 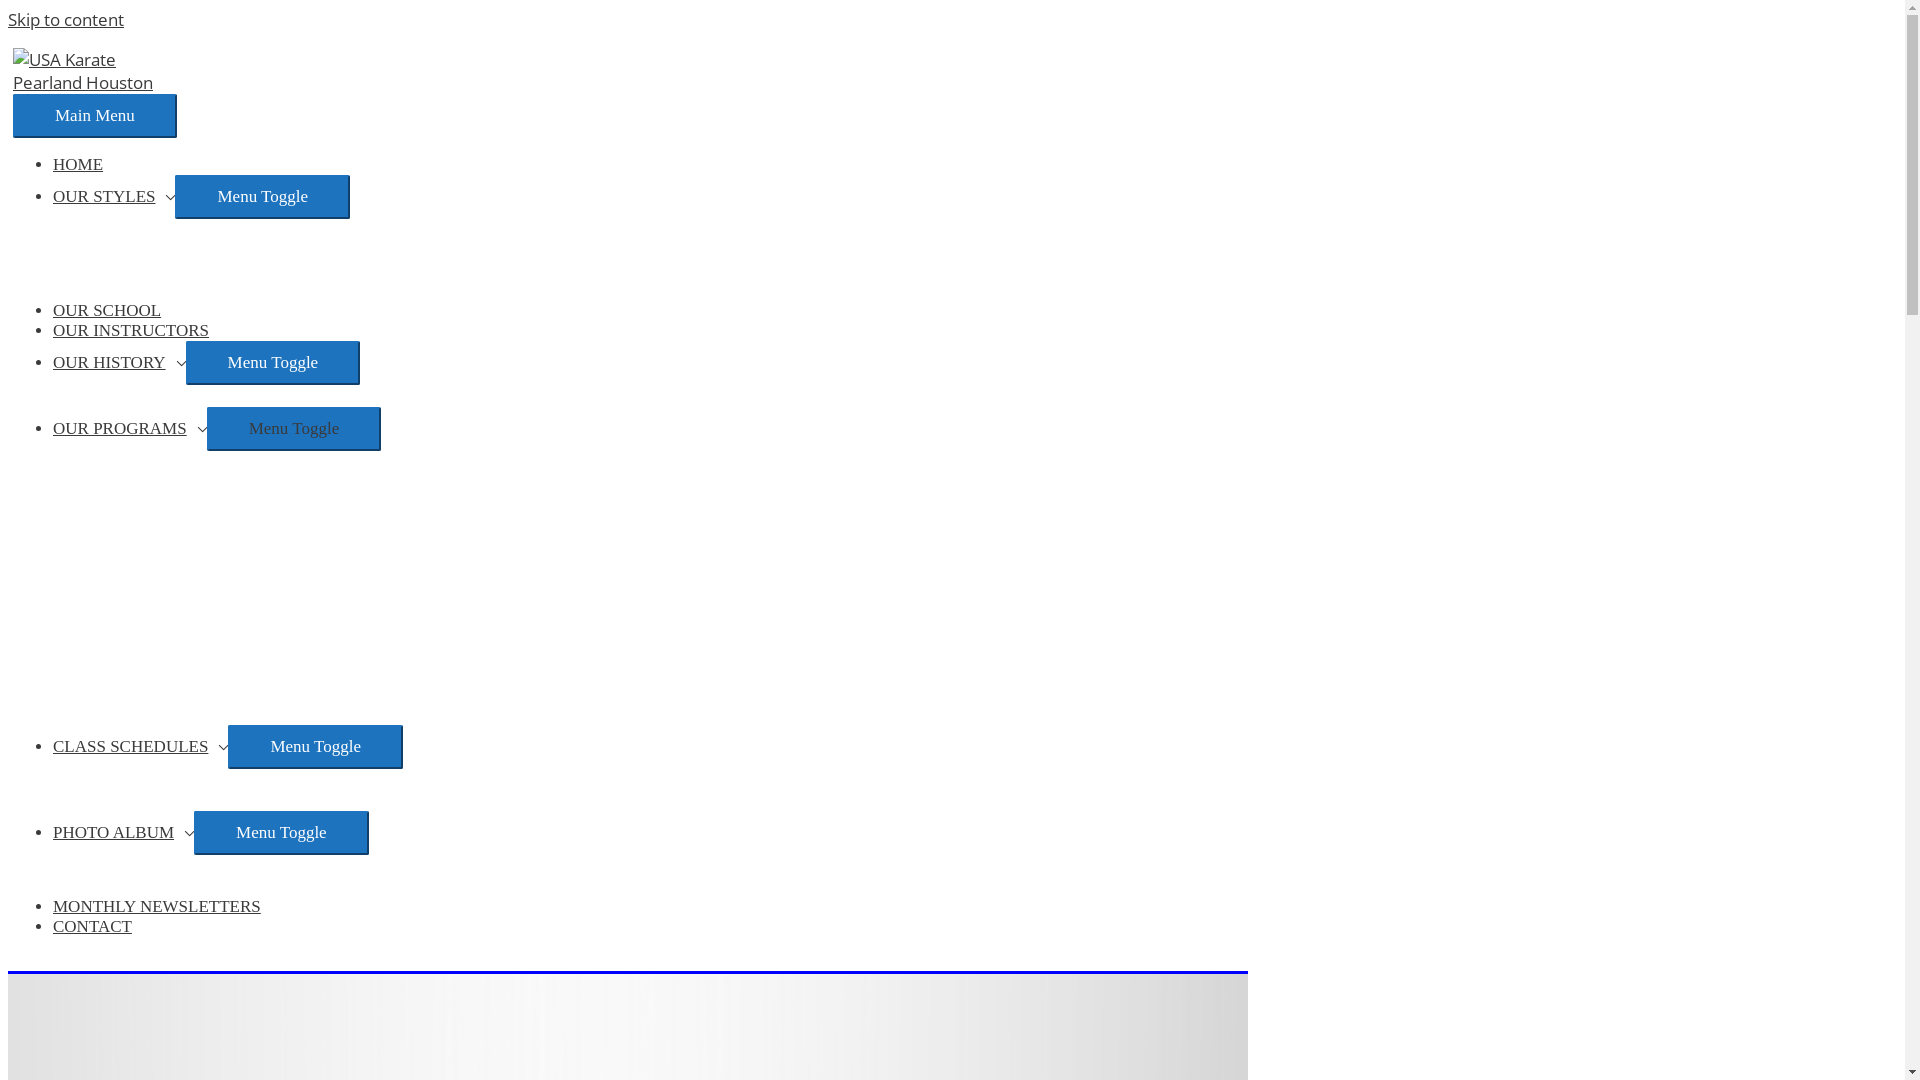 What do you see at coordinates (91, 926) in the screenshot?
I see `'CONTACT'` at bounding box center [91, 926].